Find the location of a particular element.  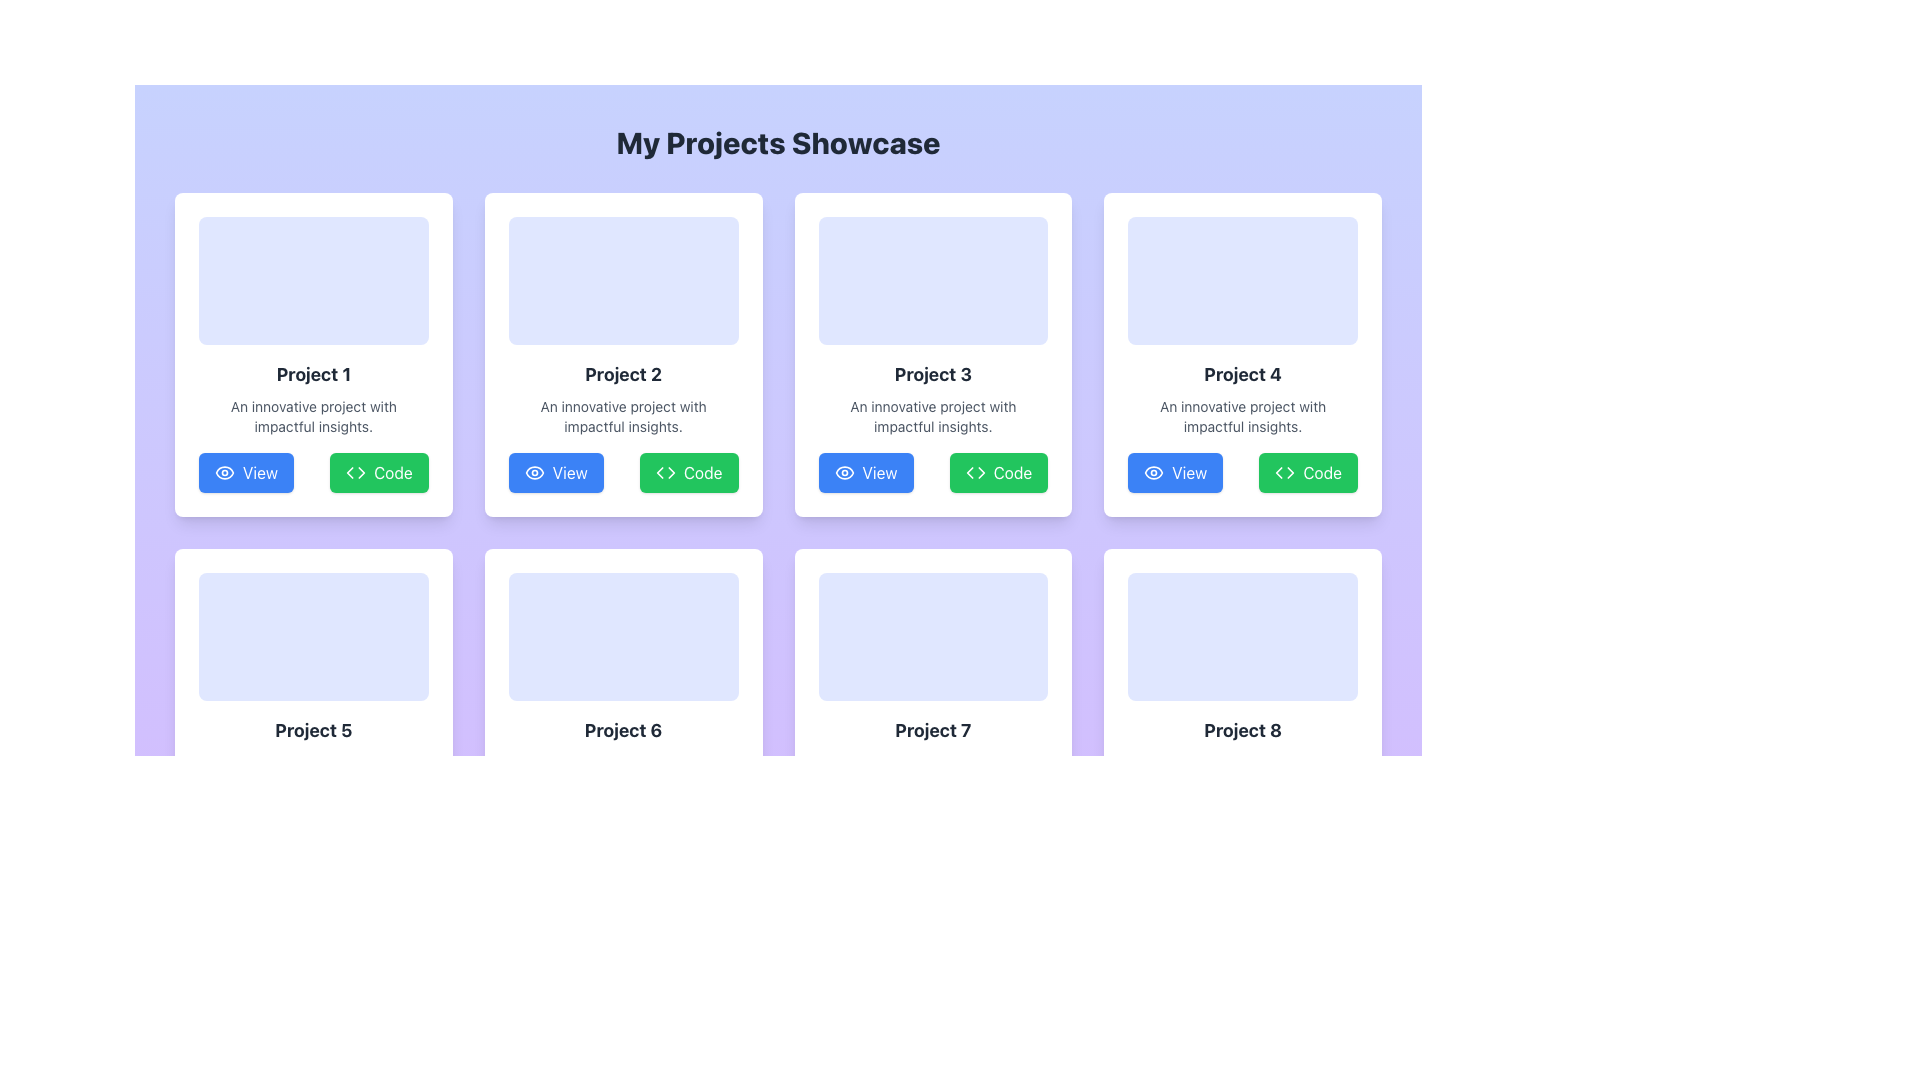

descriptive text displayed in the Text Block located within the 'Project 4' card, positioned directly below the title and above the 'View' and 'Code' buttons is located at coordinates (1242, 415).